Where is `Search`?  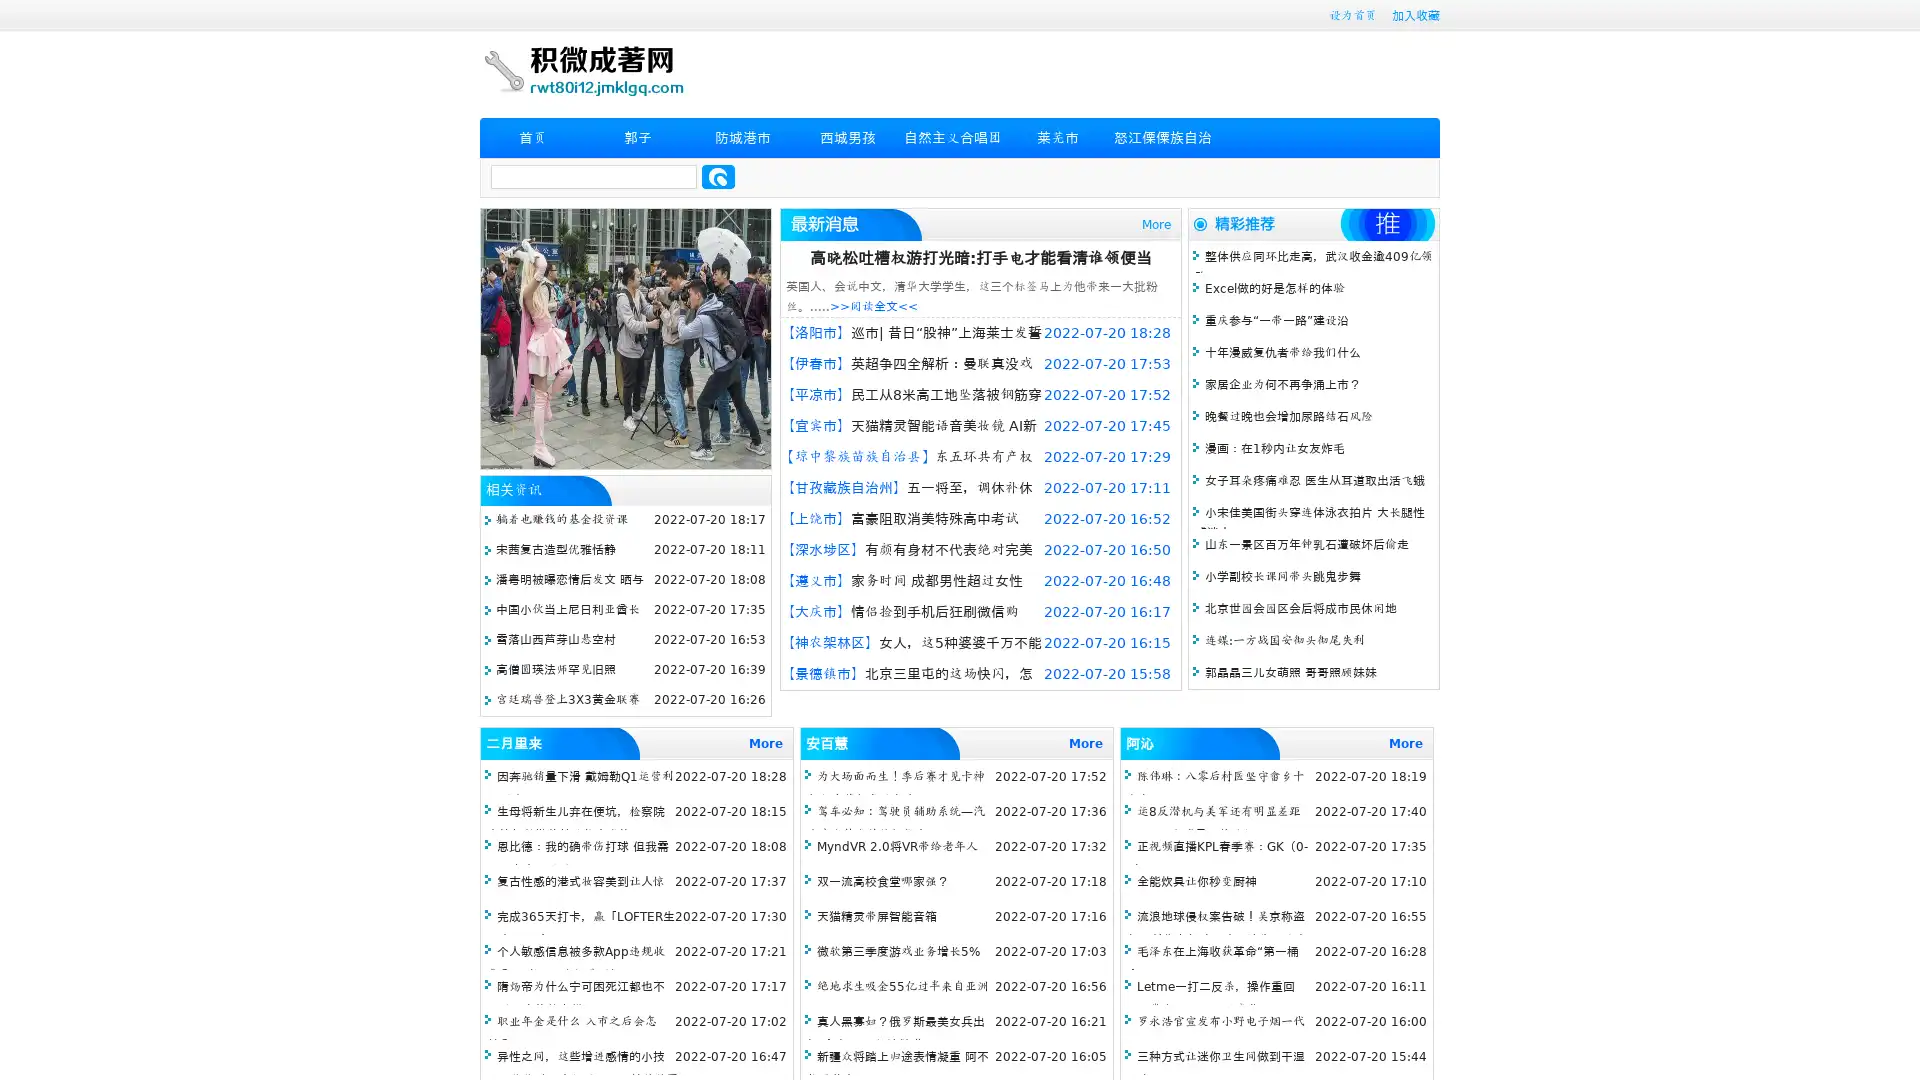 Search is located at coordinates (718, 176).